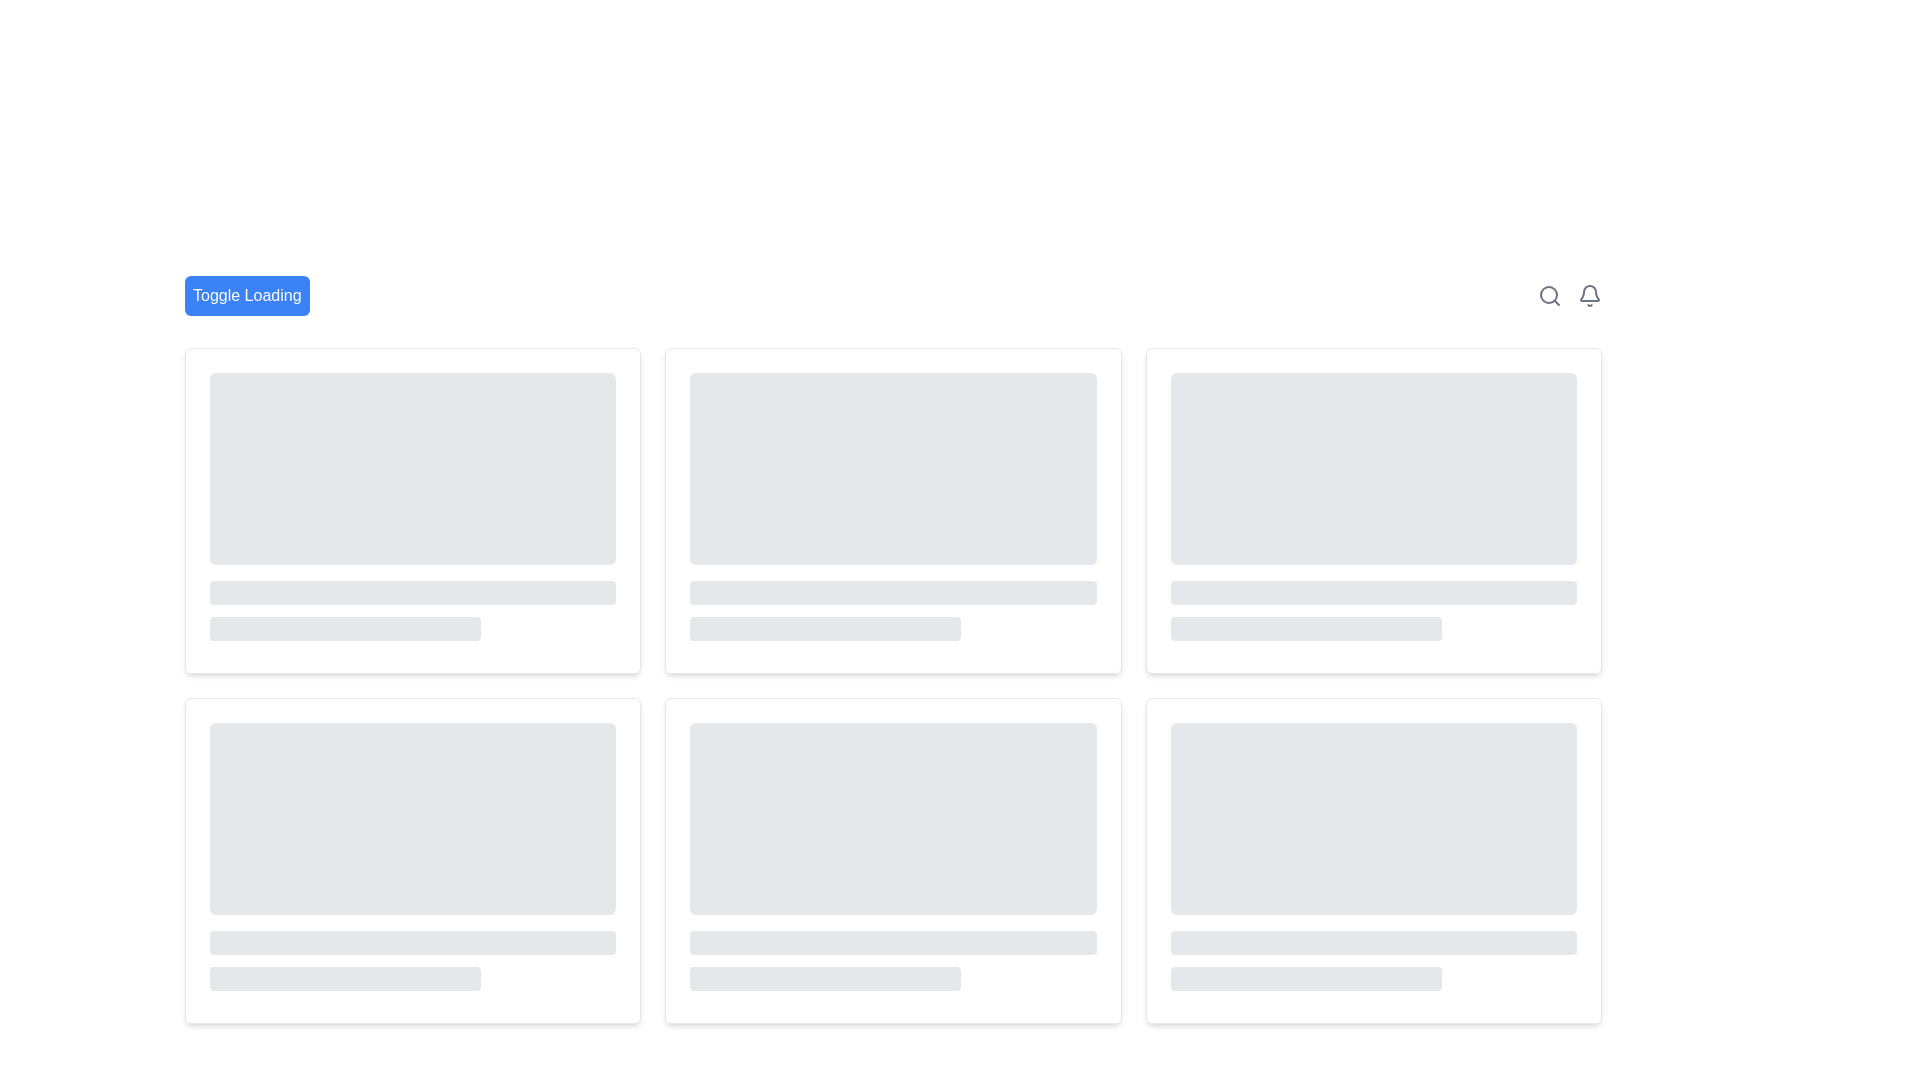 Image resolution: width=1920 pixels, height=1080 pixels. Describe the element at coordinates (246, 296) in the screenshot. I see `the blue button labeled 'Toggle Loading' located near the top-left side of the interface` at that location.